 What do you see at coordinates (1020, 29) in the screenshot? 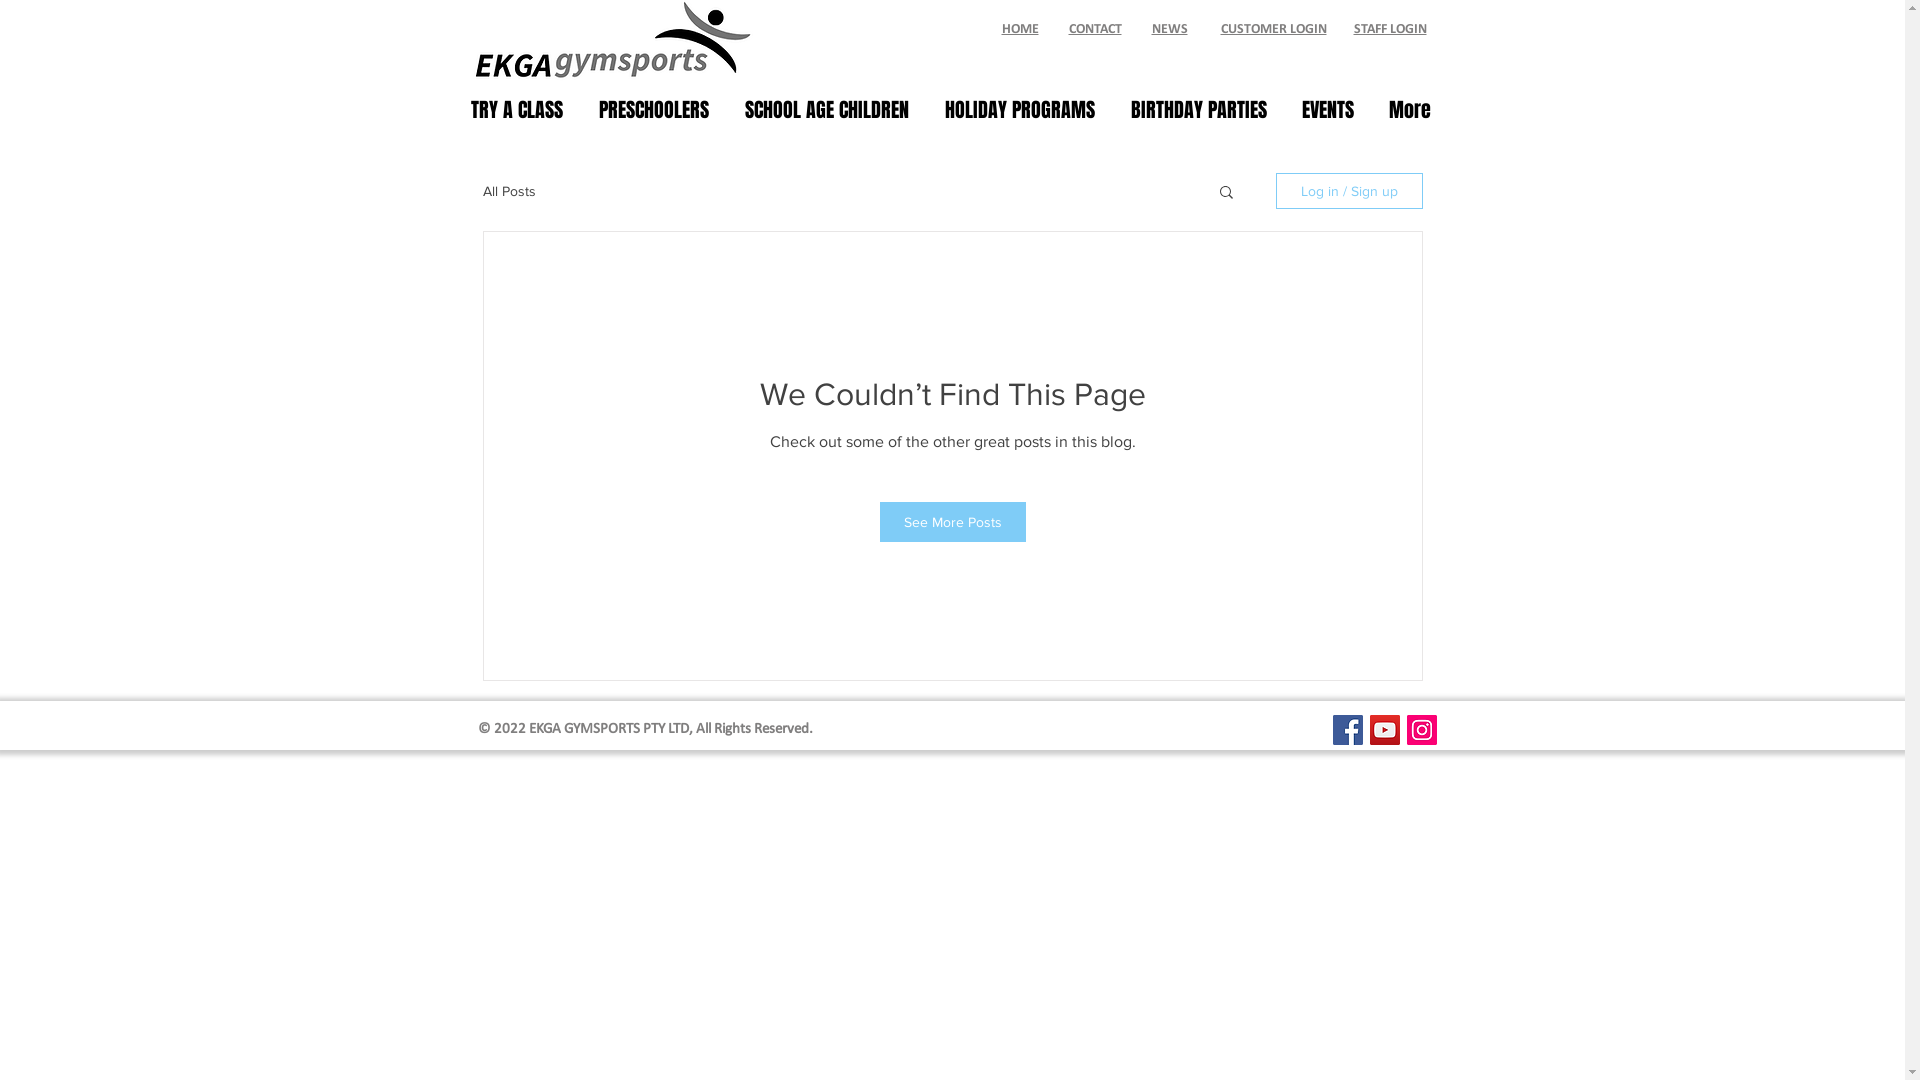
I see `'HOME'` at bounding box center [1020, 29].